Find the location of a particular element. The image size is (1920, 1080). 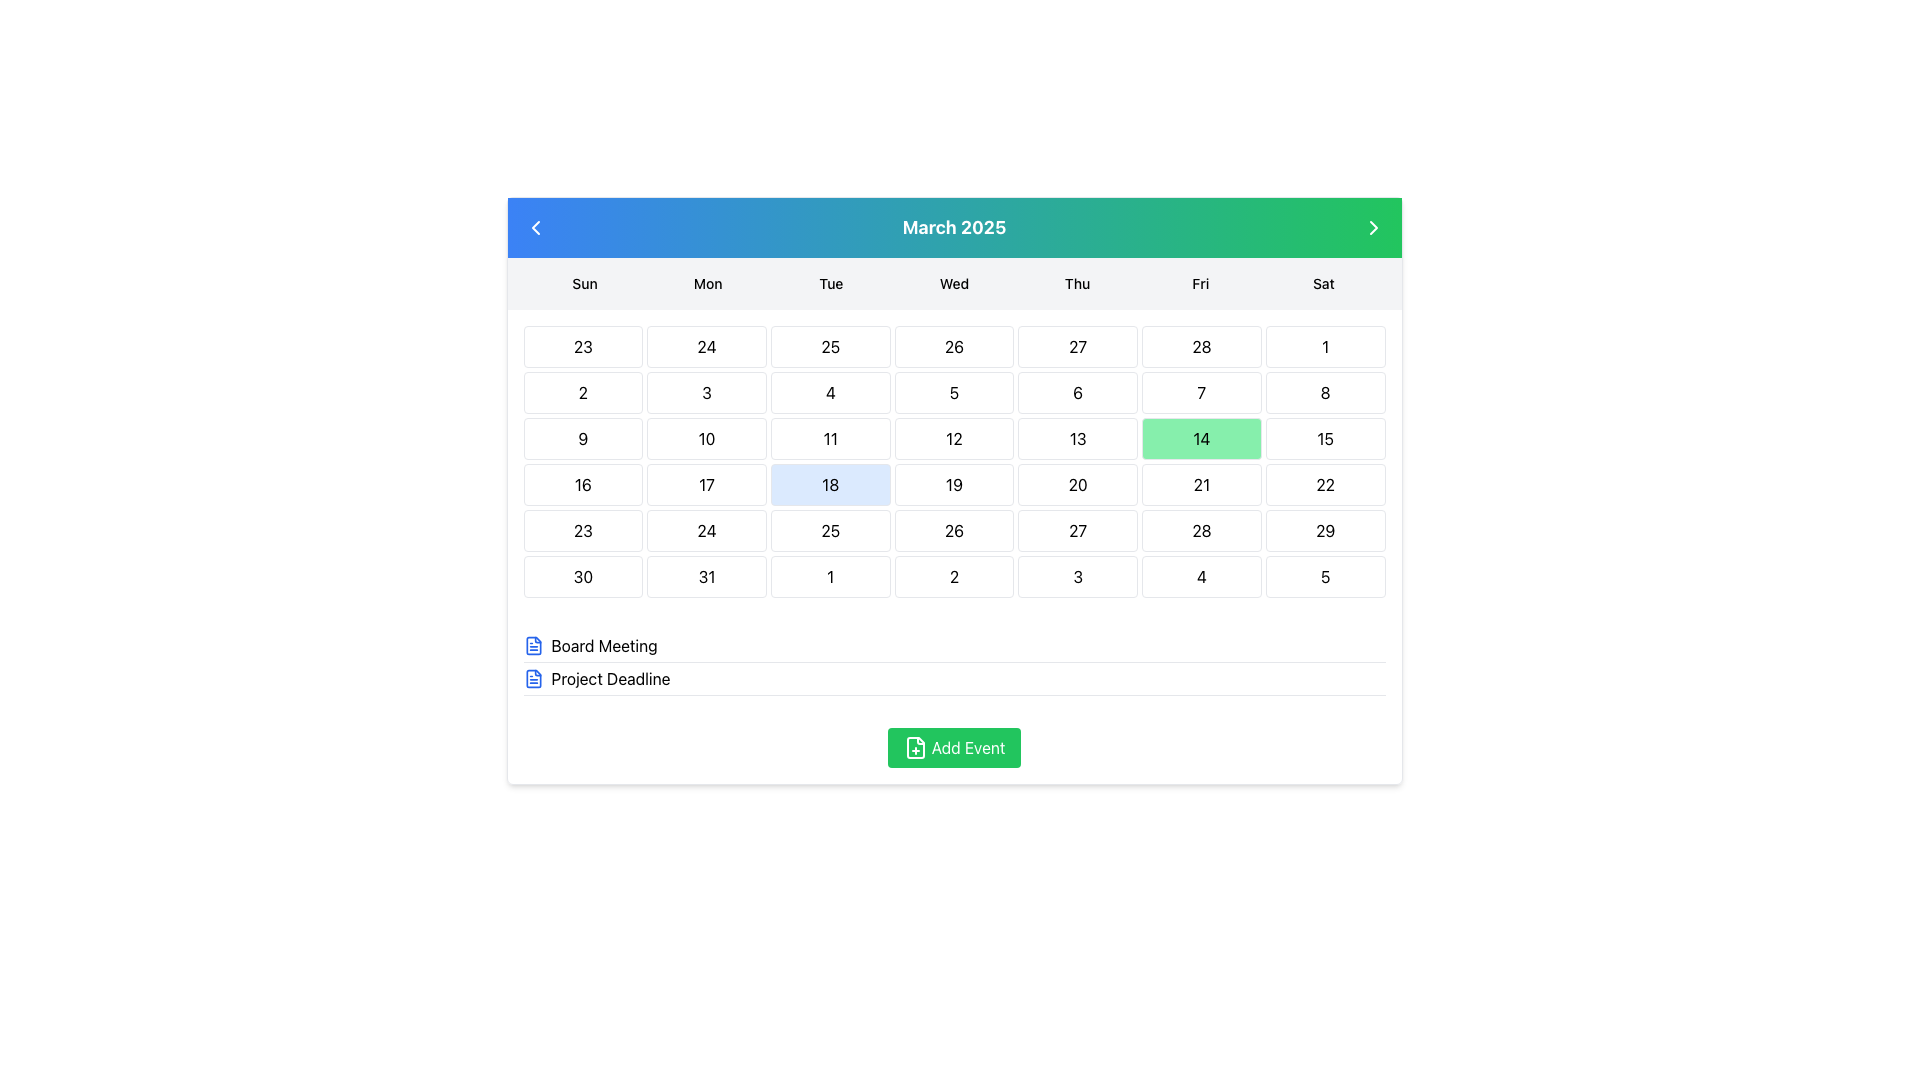

the button-like interactive calendar cell displaying the number '3' is located at coordinates (1077, 577).